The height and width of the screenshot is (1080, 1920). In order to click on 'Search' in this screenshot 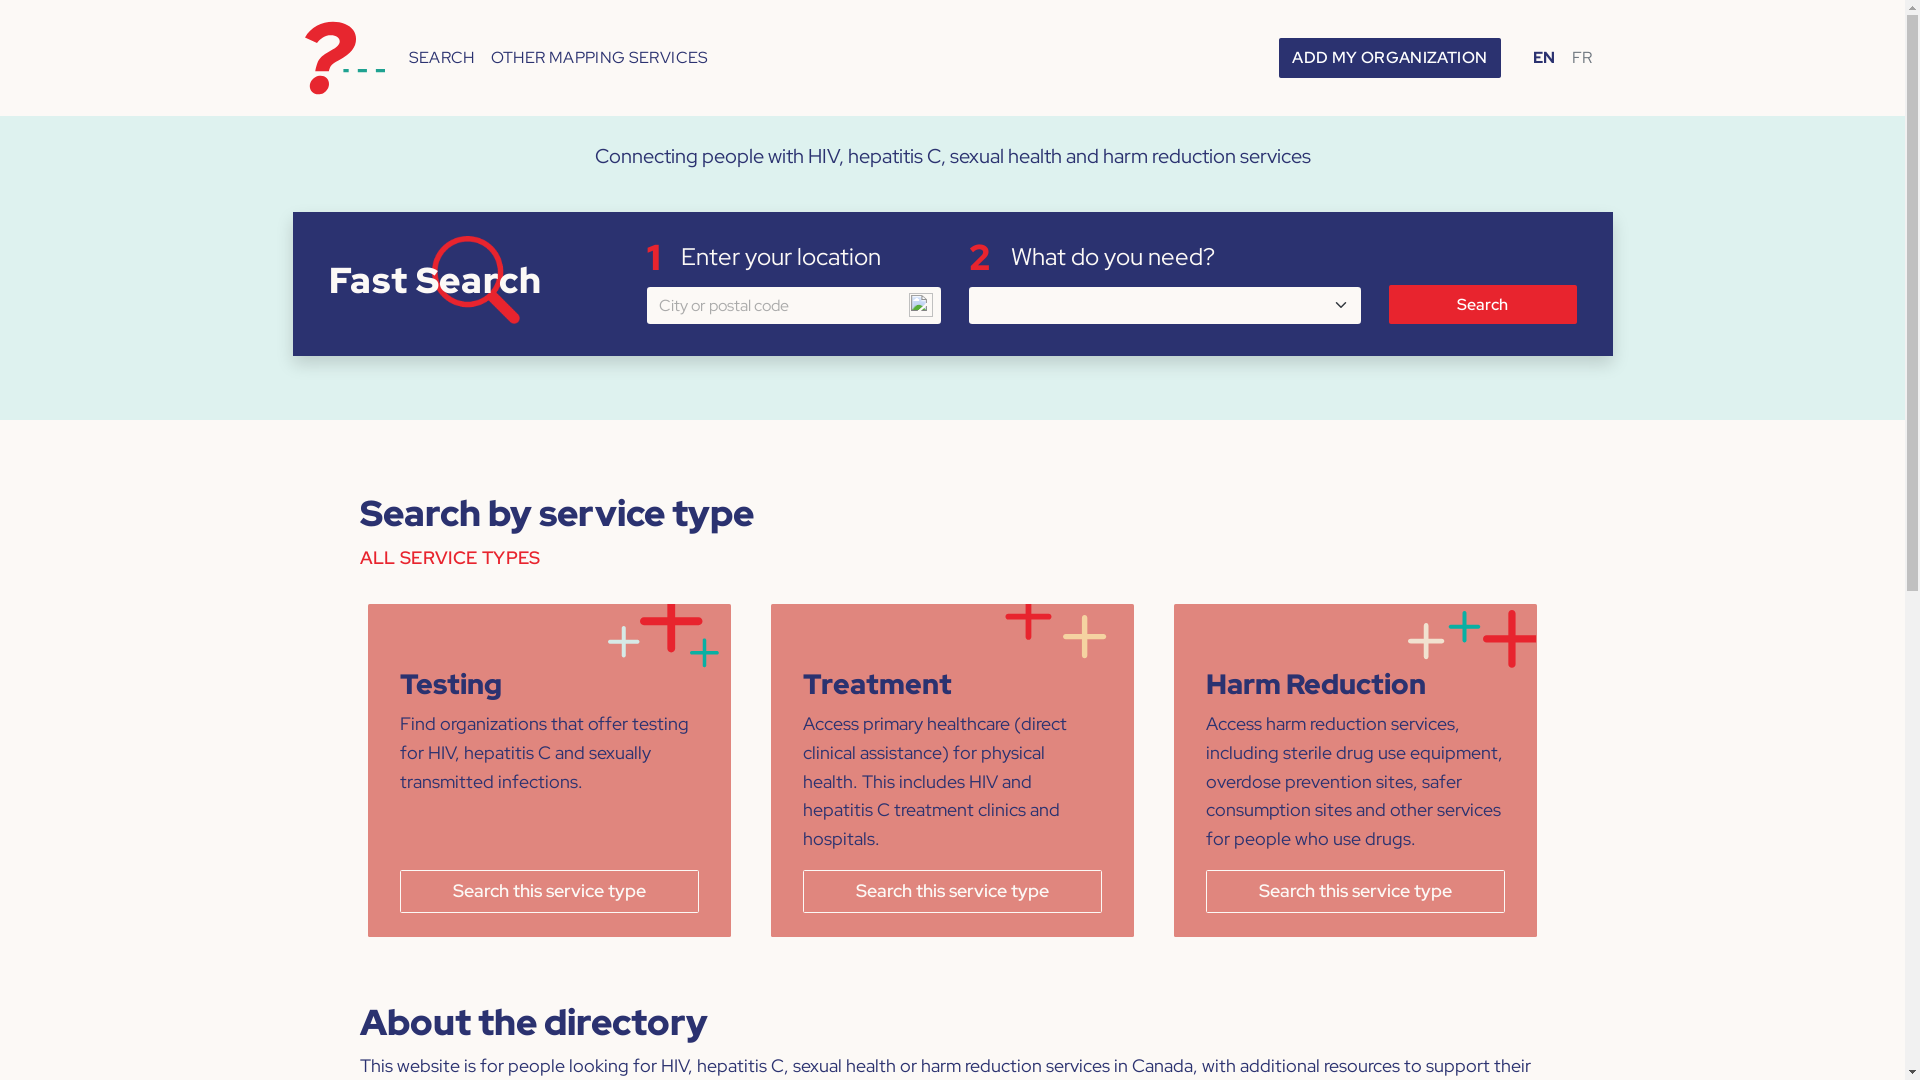, I will do `click(1482, 304)`.